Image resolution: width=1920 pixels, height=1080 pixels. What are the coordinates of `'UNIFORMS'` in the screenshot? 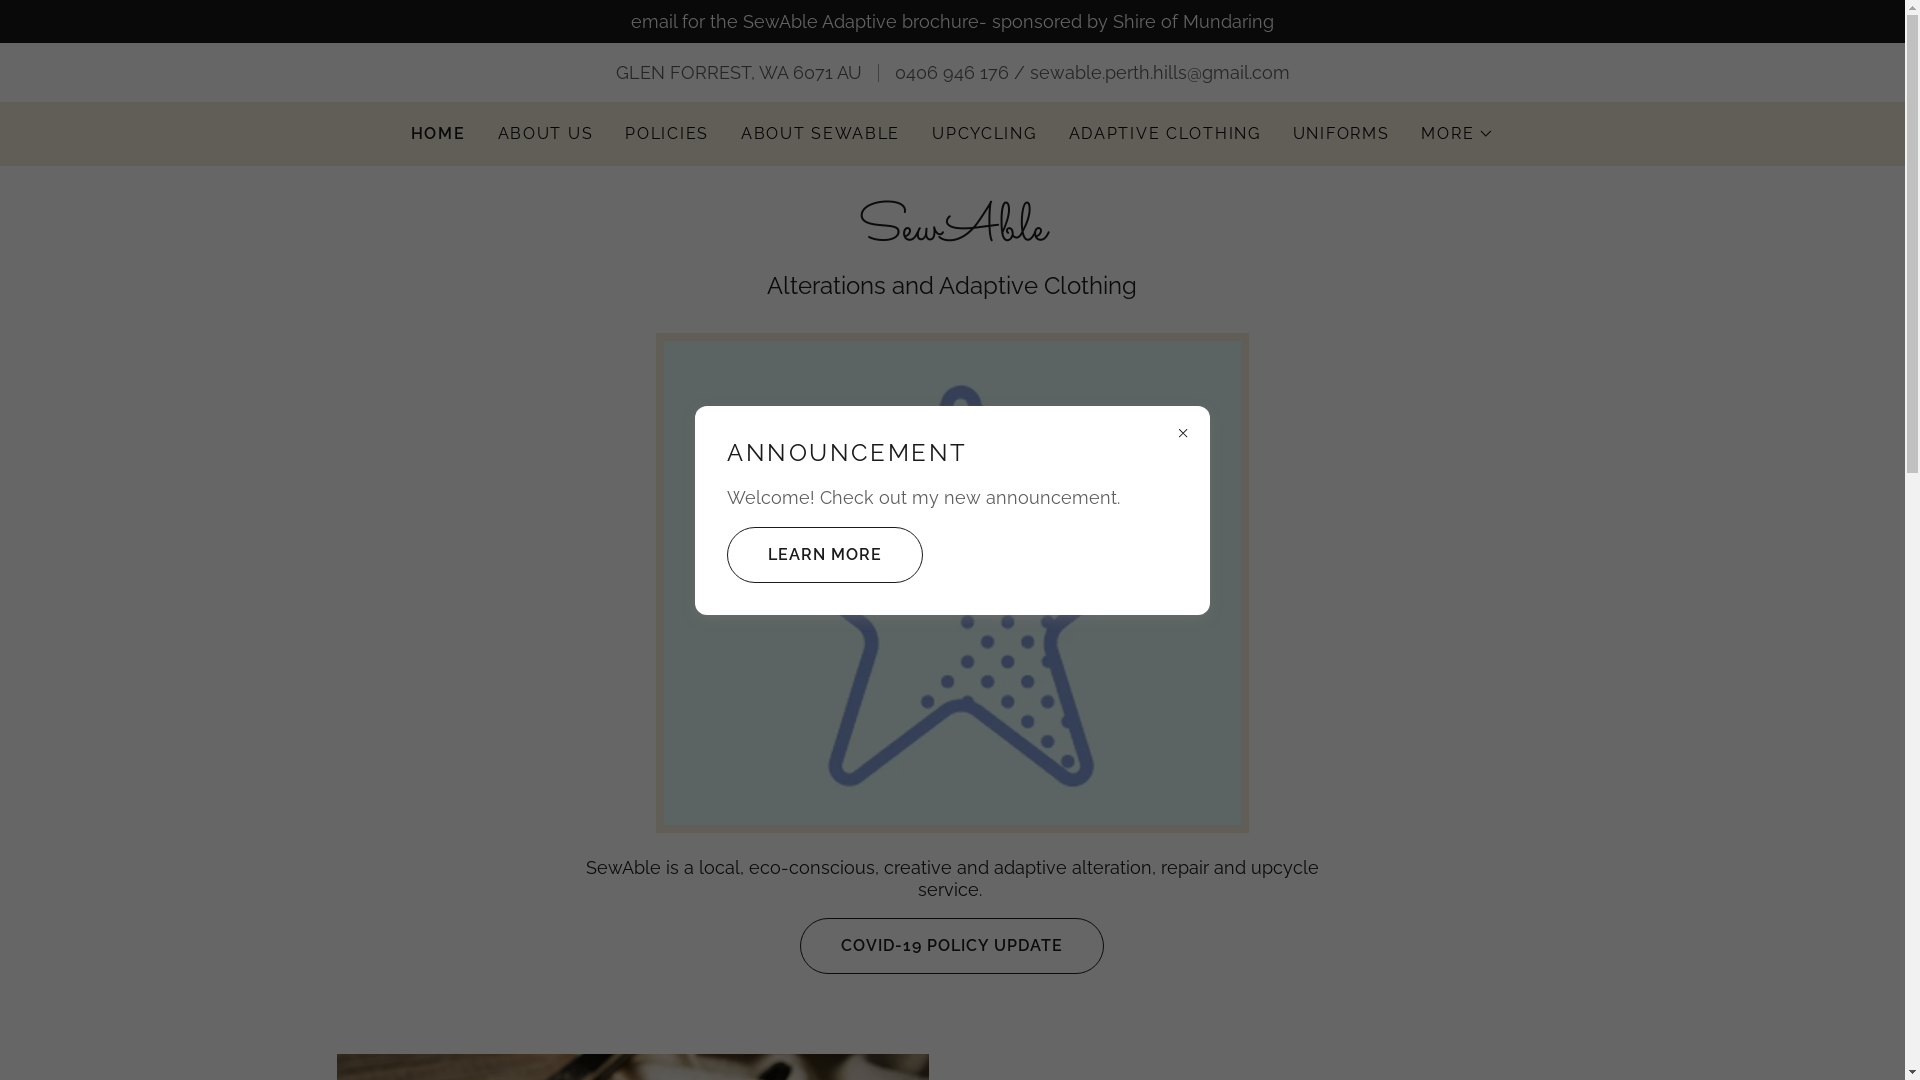 It's located at (1341, 134).